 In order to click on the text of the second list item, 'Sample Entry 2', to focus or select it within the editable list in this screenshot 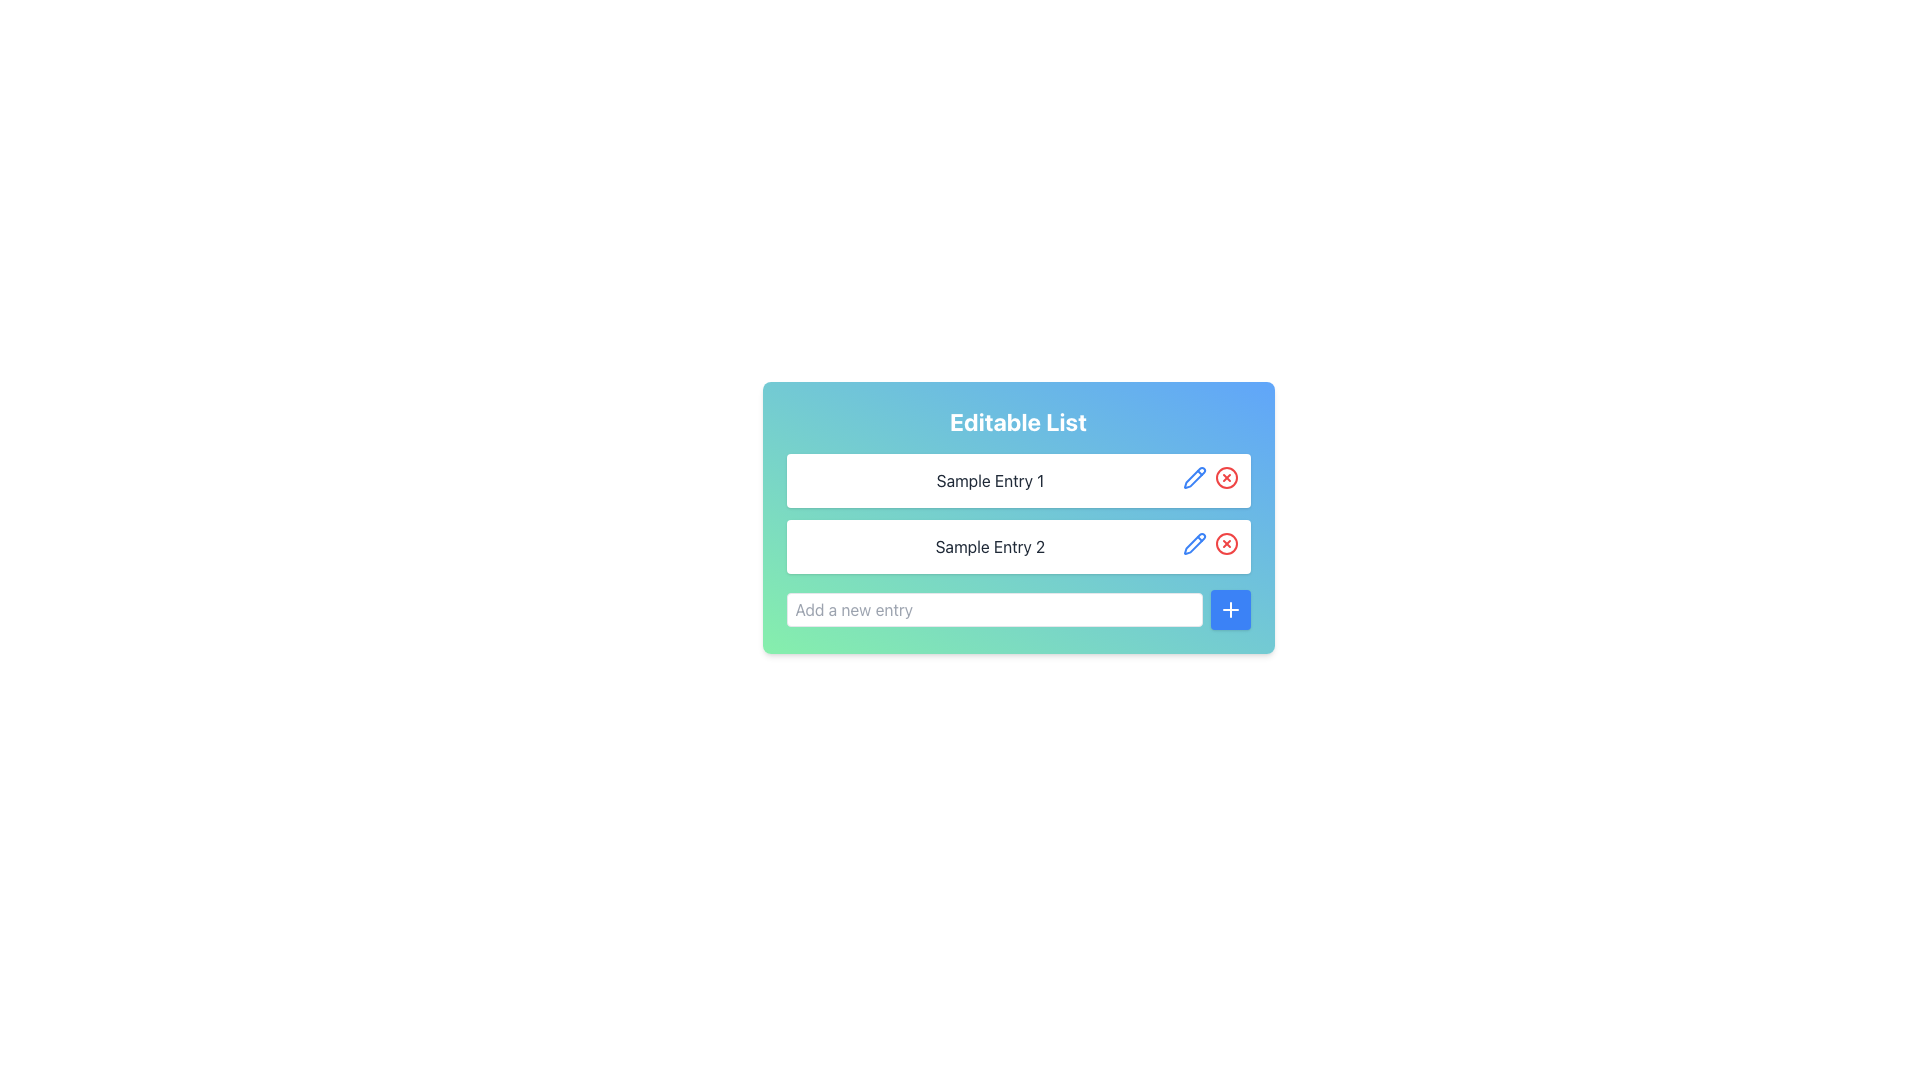, I will do `click(1018, 547)`.